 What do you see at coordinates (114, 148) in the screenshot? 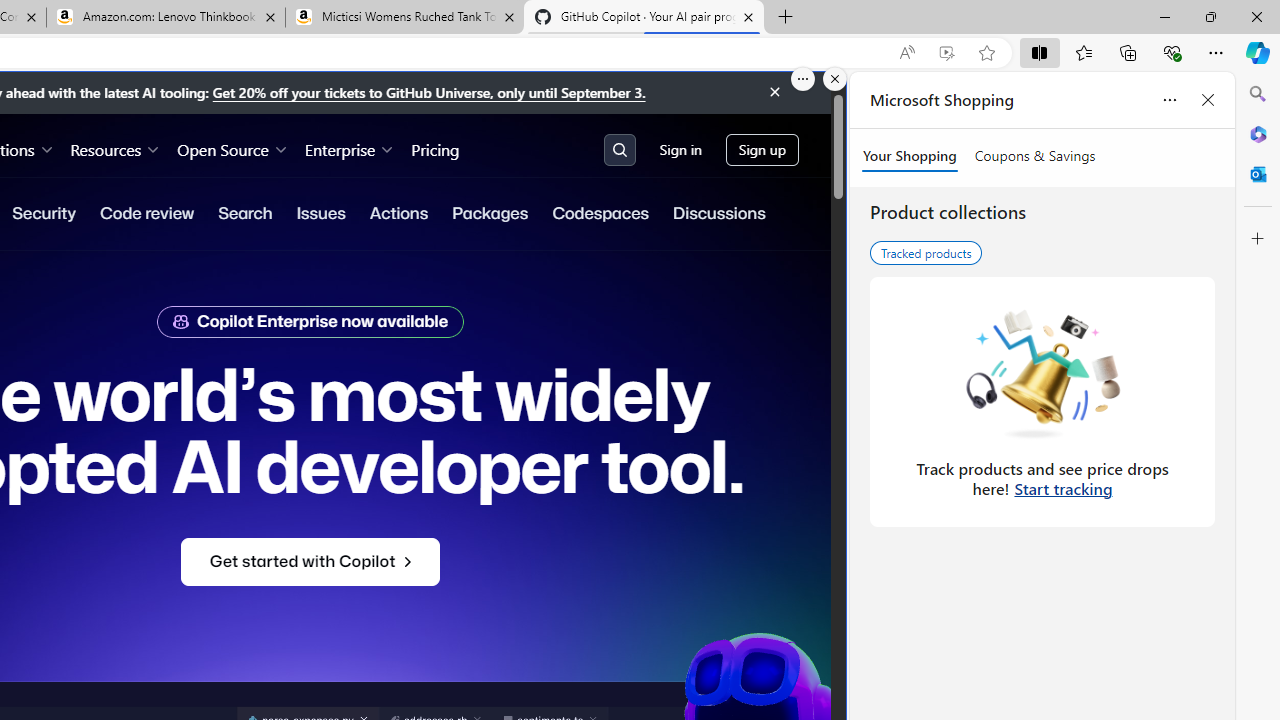
I see `'Resources'` at bounding box center [114, 148].